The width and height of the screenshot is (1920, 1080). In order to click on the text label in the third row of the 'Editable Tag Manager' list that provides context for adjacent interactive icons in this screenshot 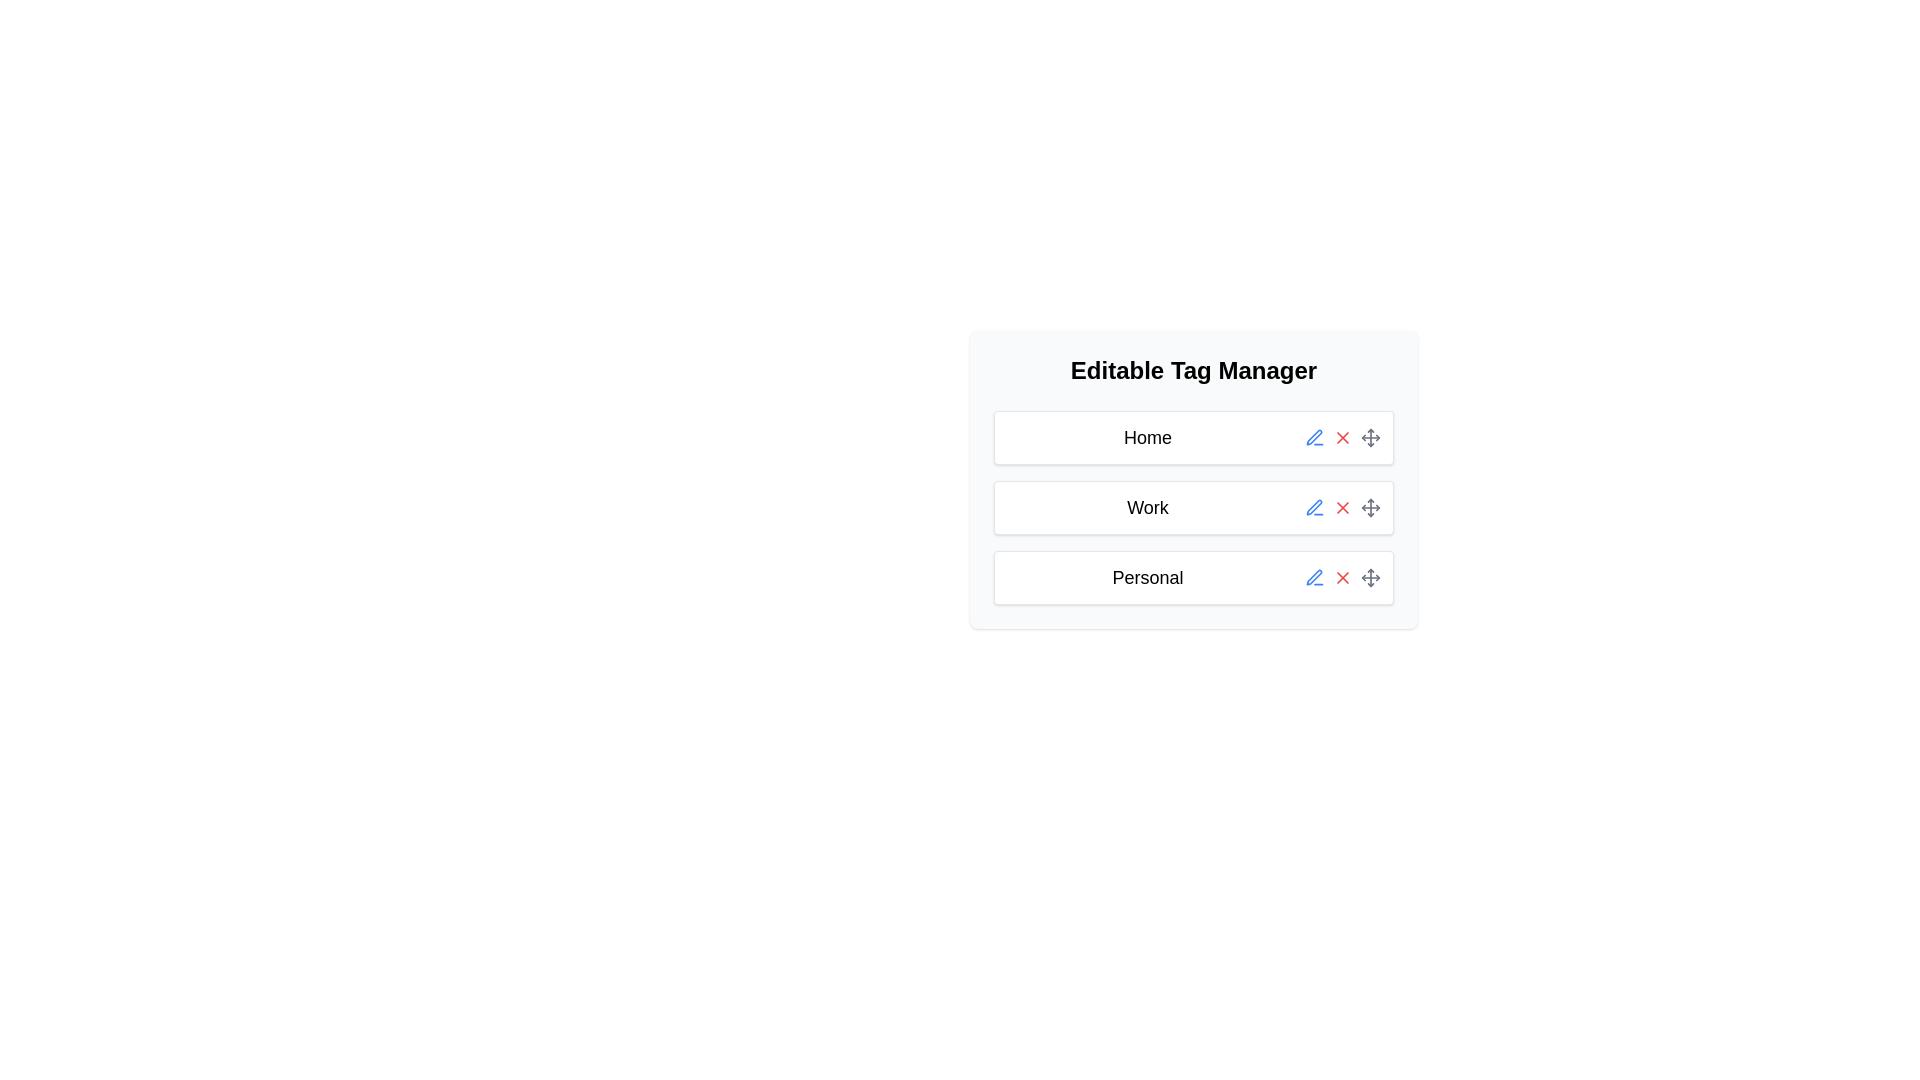, I will do `click(1147, 578)`.